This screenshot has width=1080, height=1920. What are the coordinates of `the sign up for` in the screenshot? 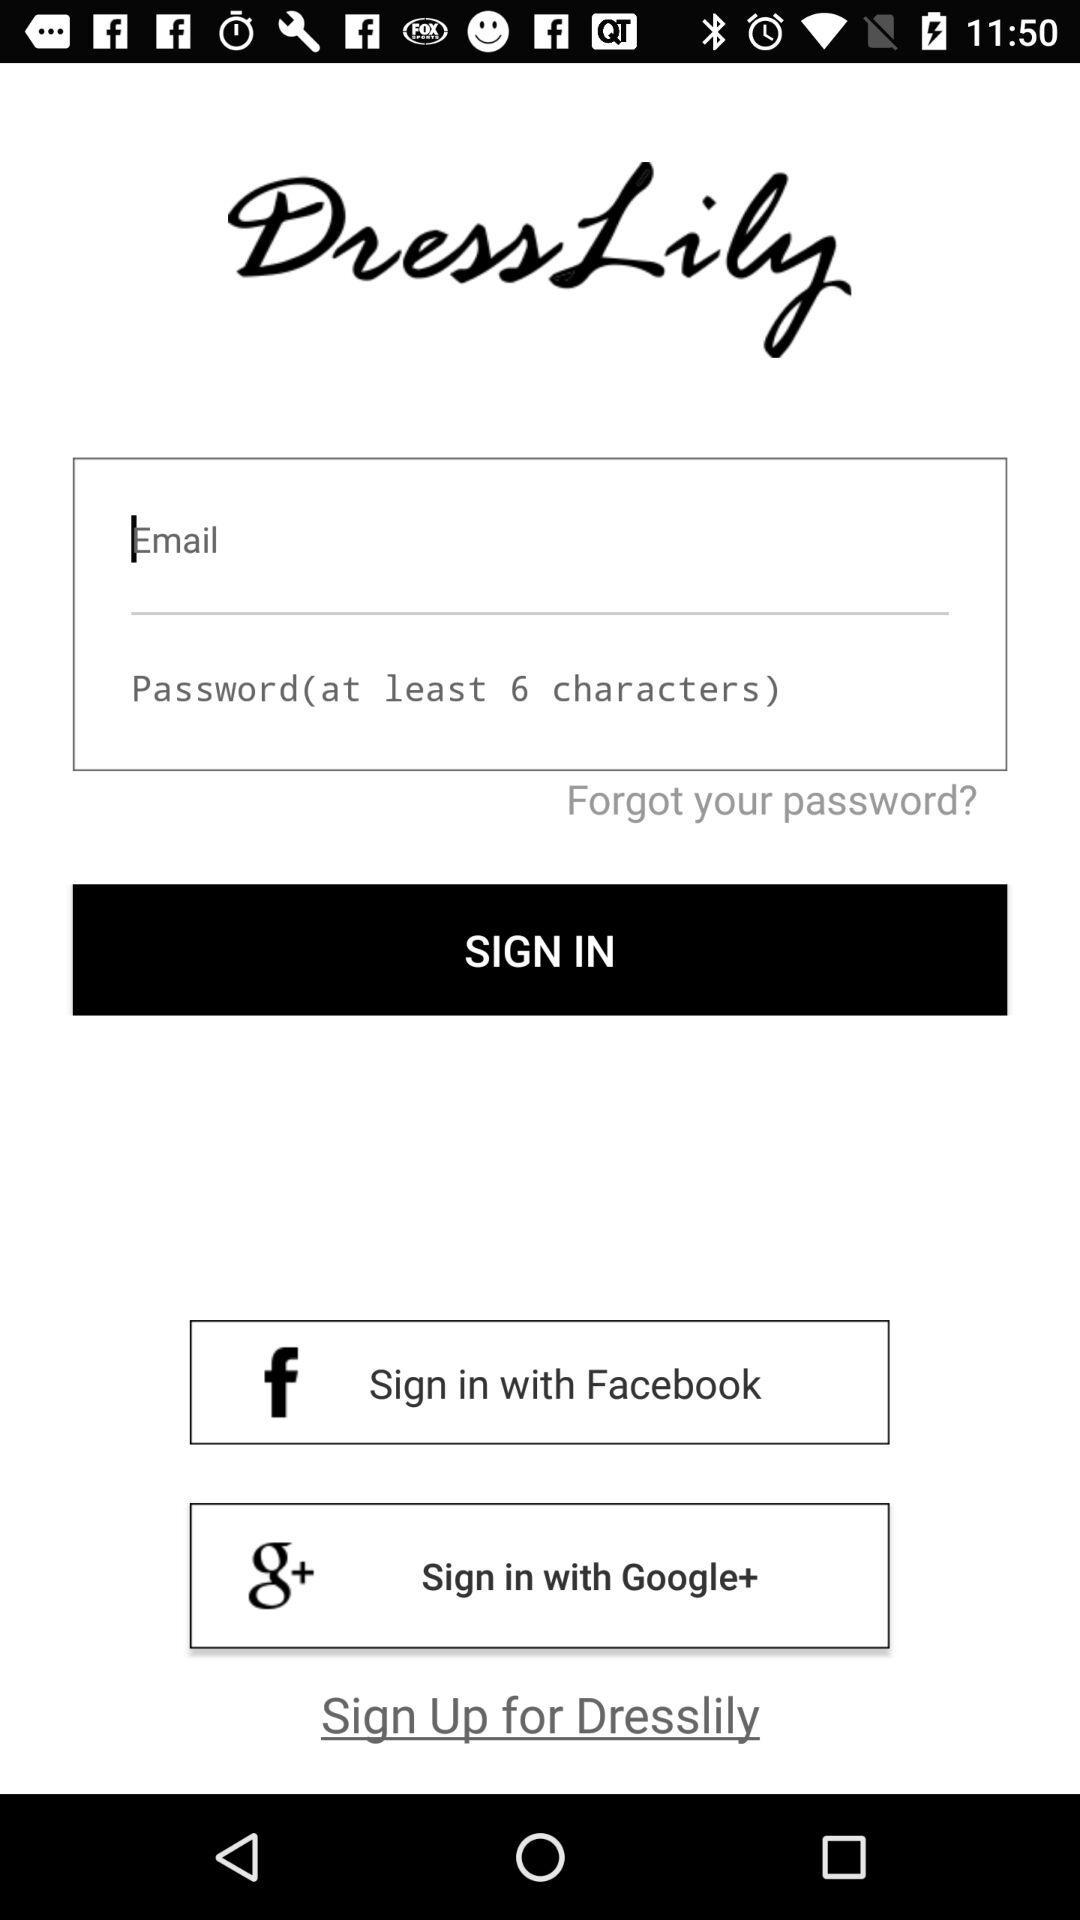 It's located at (540, 1712).